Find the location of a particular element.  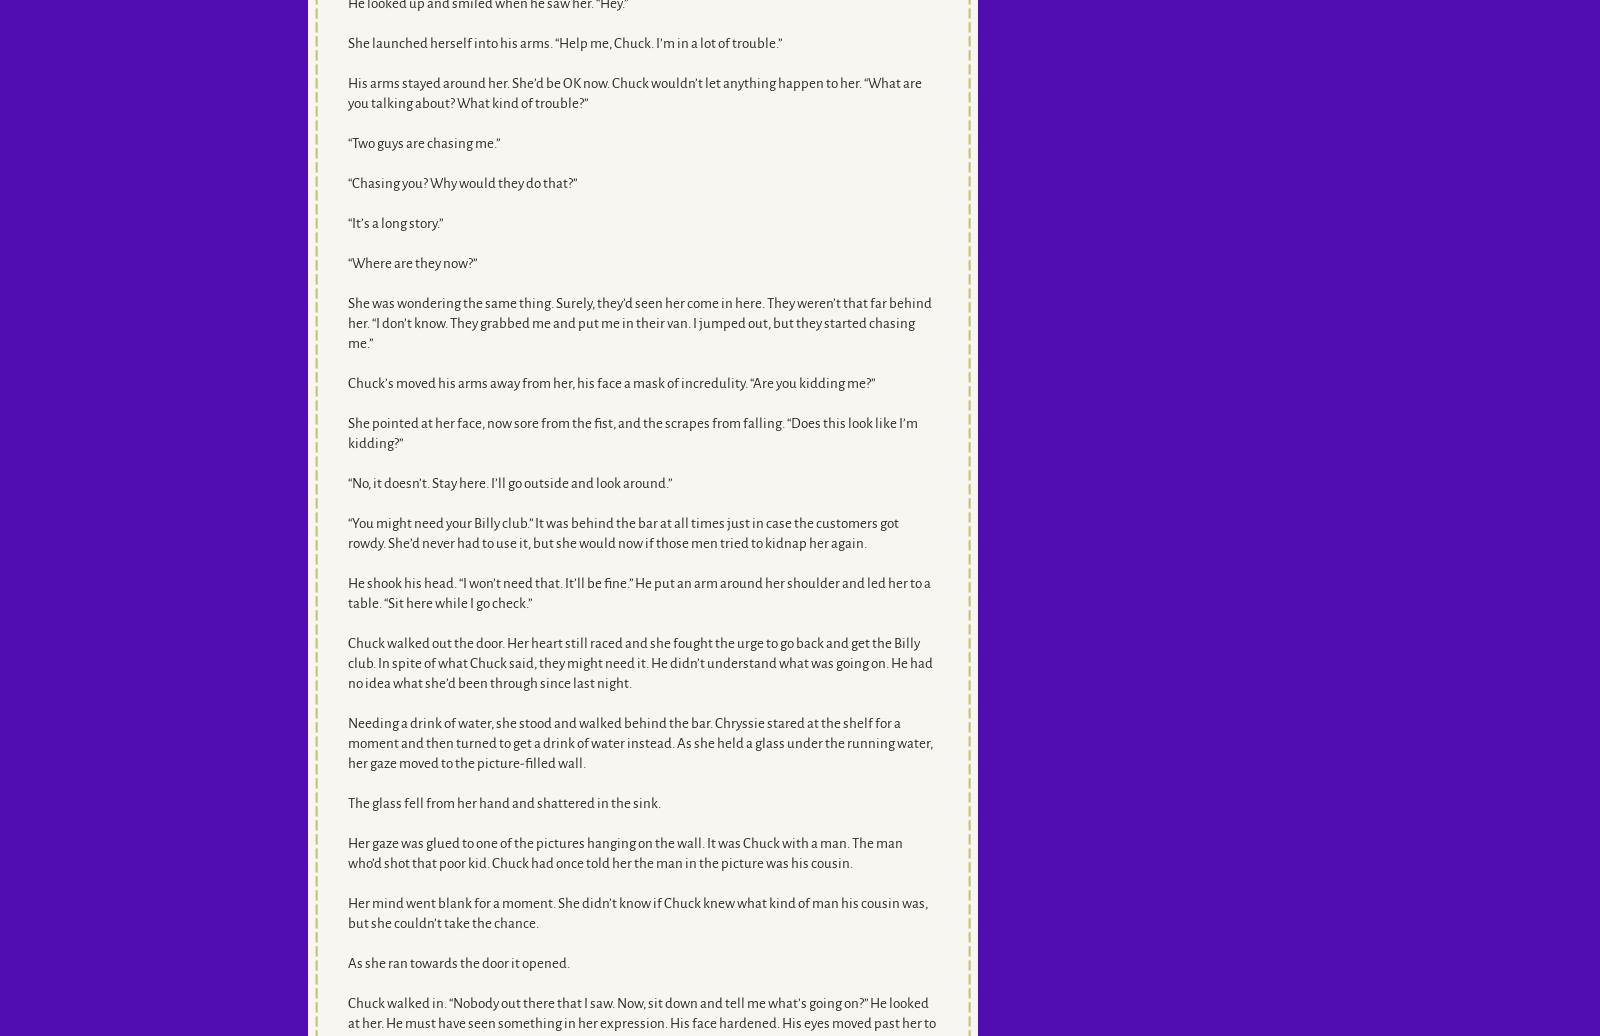

'“Chasing you? Why would they do that?”' is located at coordinates (460, 183).